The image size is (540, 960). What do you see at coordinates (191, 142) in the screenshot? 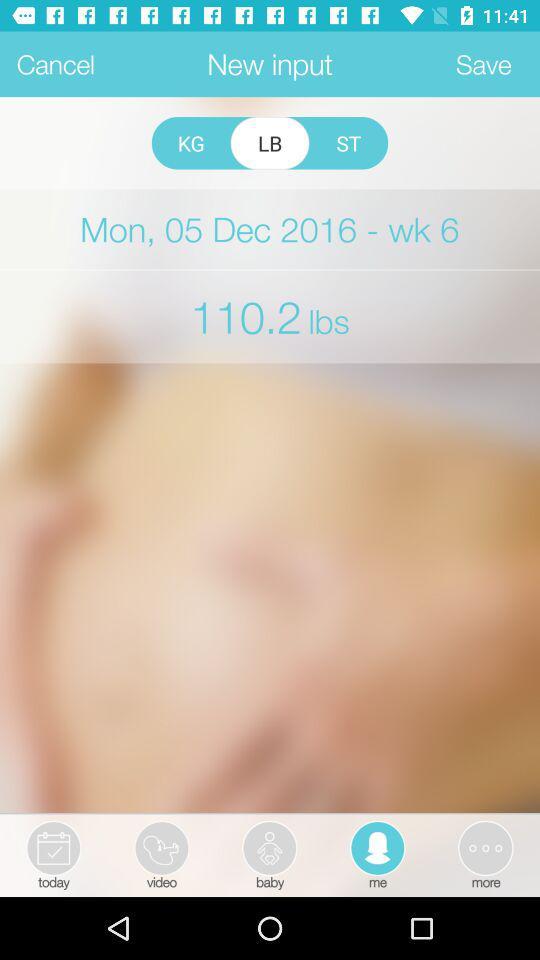
I see `icon below new input icon` at bounding box center [191, 142].